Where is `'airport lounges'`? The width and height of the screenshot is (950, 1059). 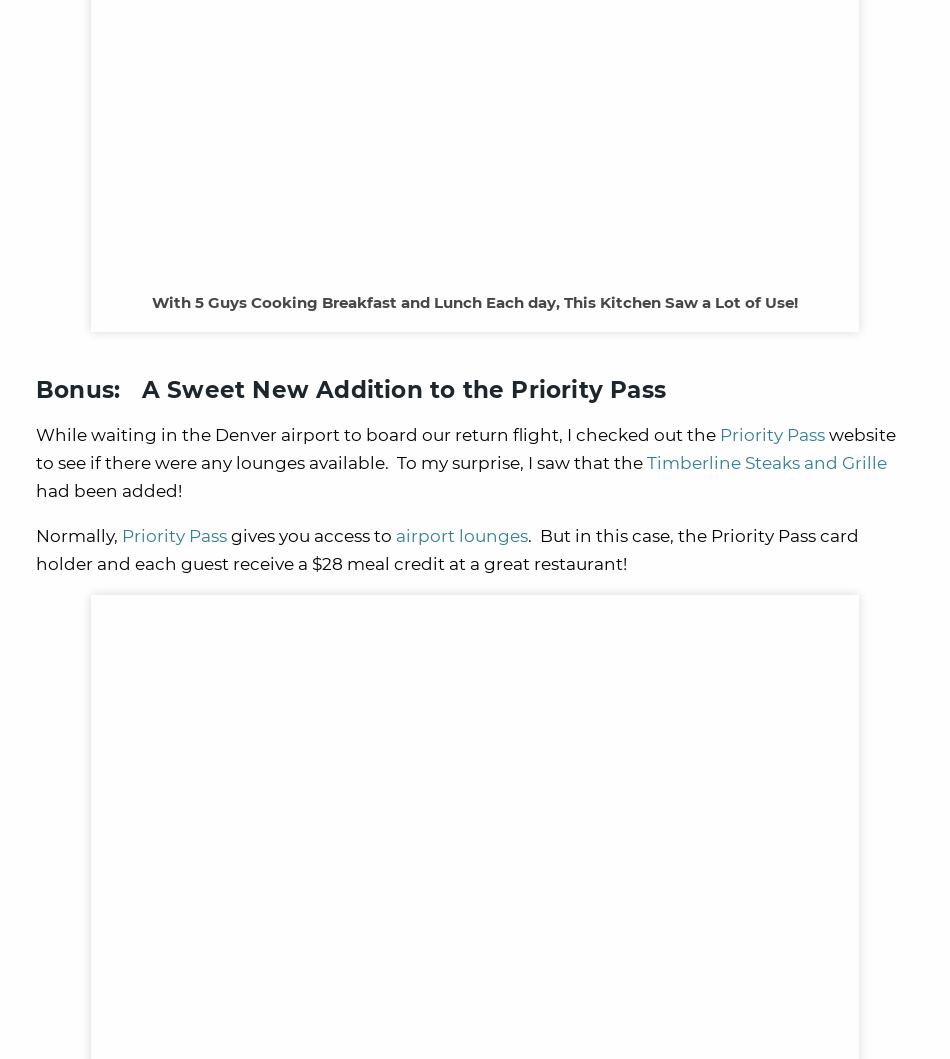
'airport lounges' is located at coordinates (460, 534).